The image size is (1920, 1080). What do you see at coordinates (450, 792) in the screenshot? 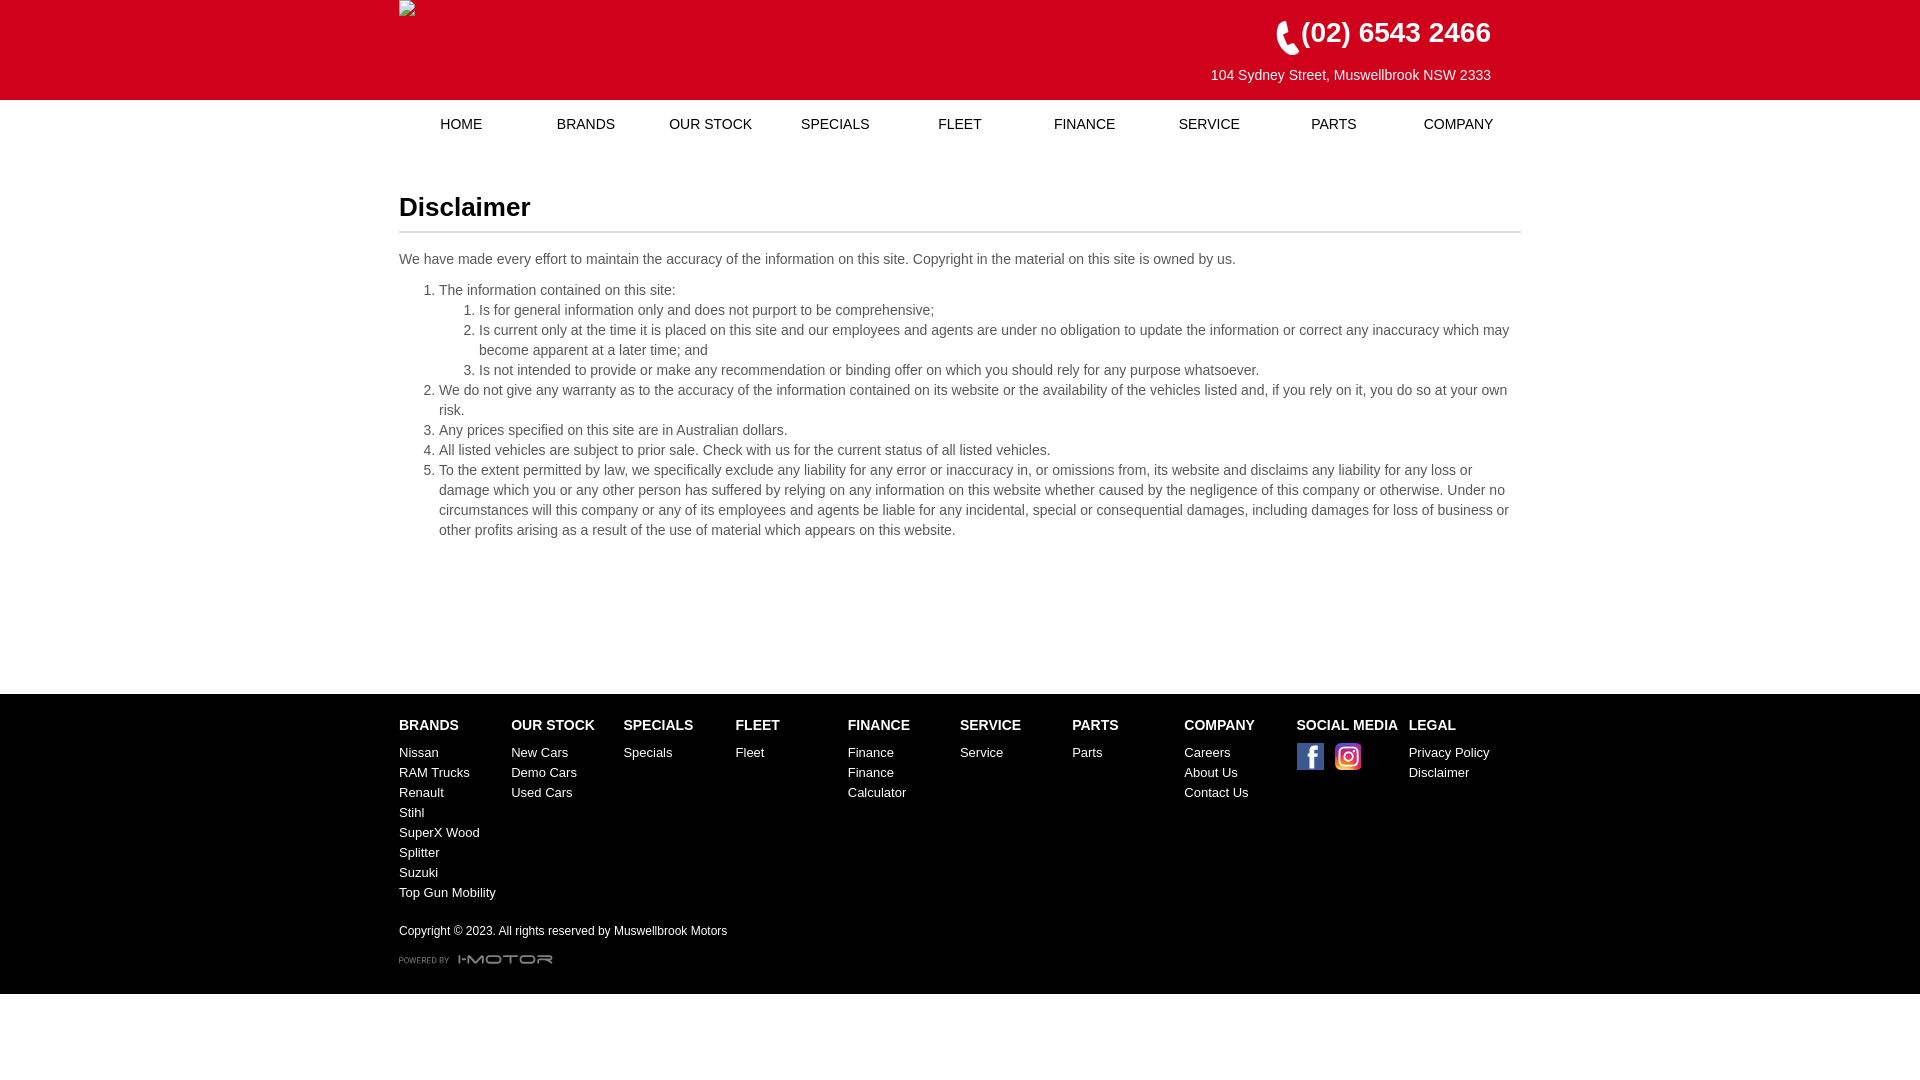
I see `'Renault'` at bounding box center [450, 792].